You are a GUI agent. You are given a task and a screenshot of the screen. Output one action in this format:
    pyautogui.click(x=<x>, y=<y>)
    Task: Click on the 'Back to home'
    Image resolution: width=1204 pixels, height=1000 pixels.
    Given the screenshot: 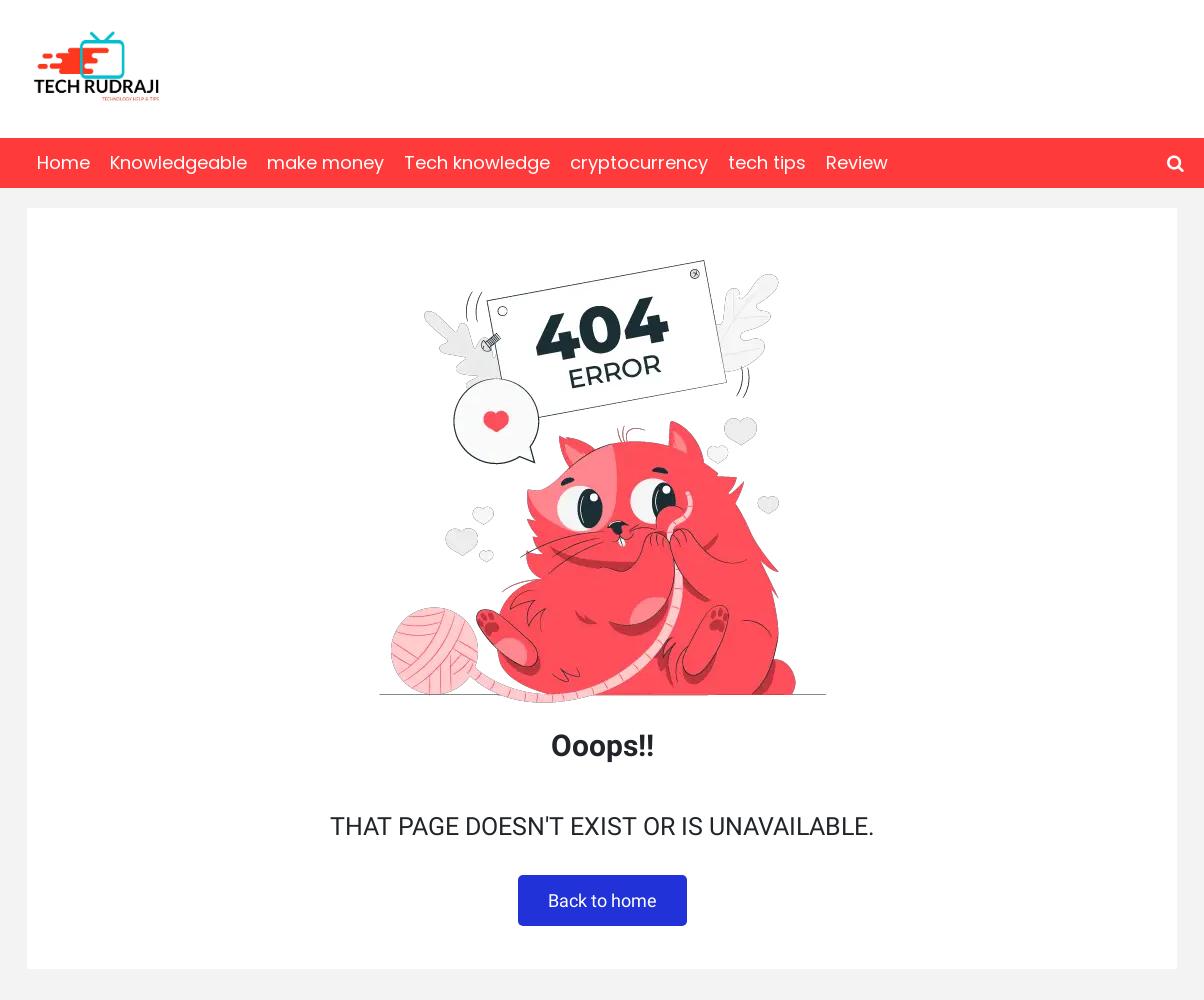 What is the action you would take?
    pyautogui.click(x=601, y=899)
    